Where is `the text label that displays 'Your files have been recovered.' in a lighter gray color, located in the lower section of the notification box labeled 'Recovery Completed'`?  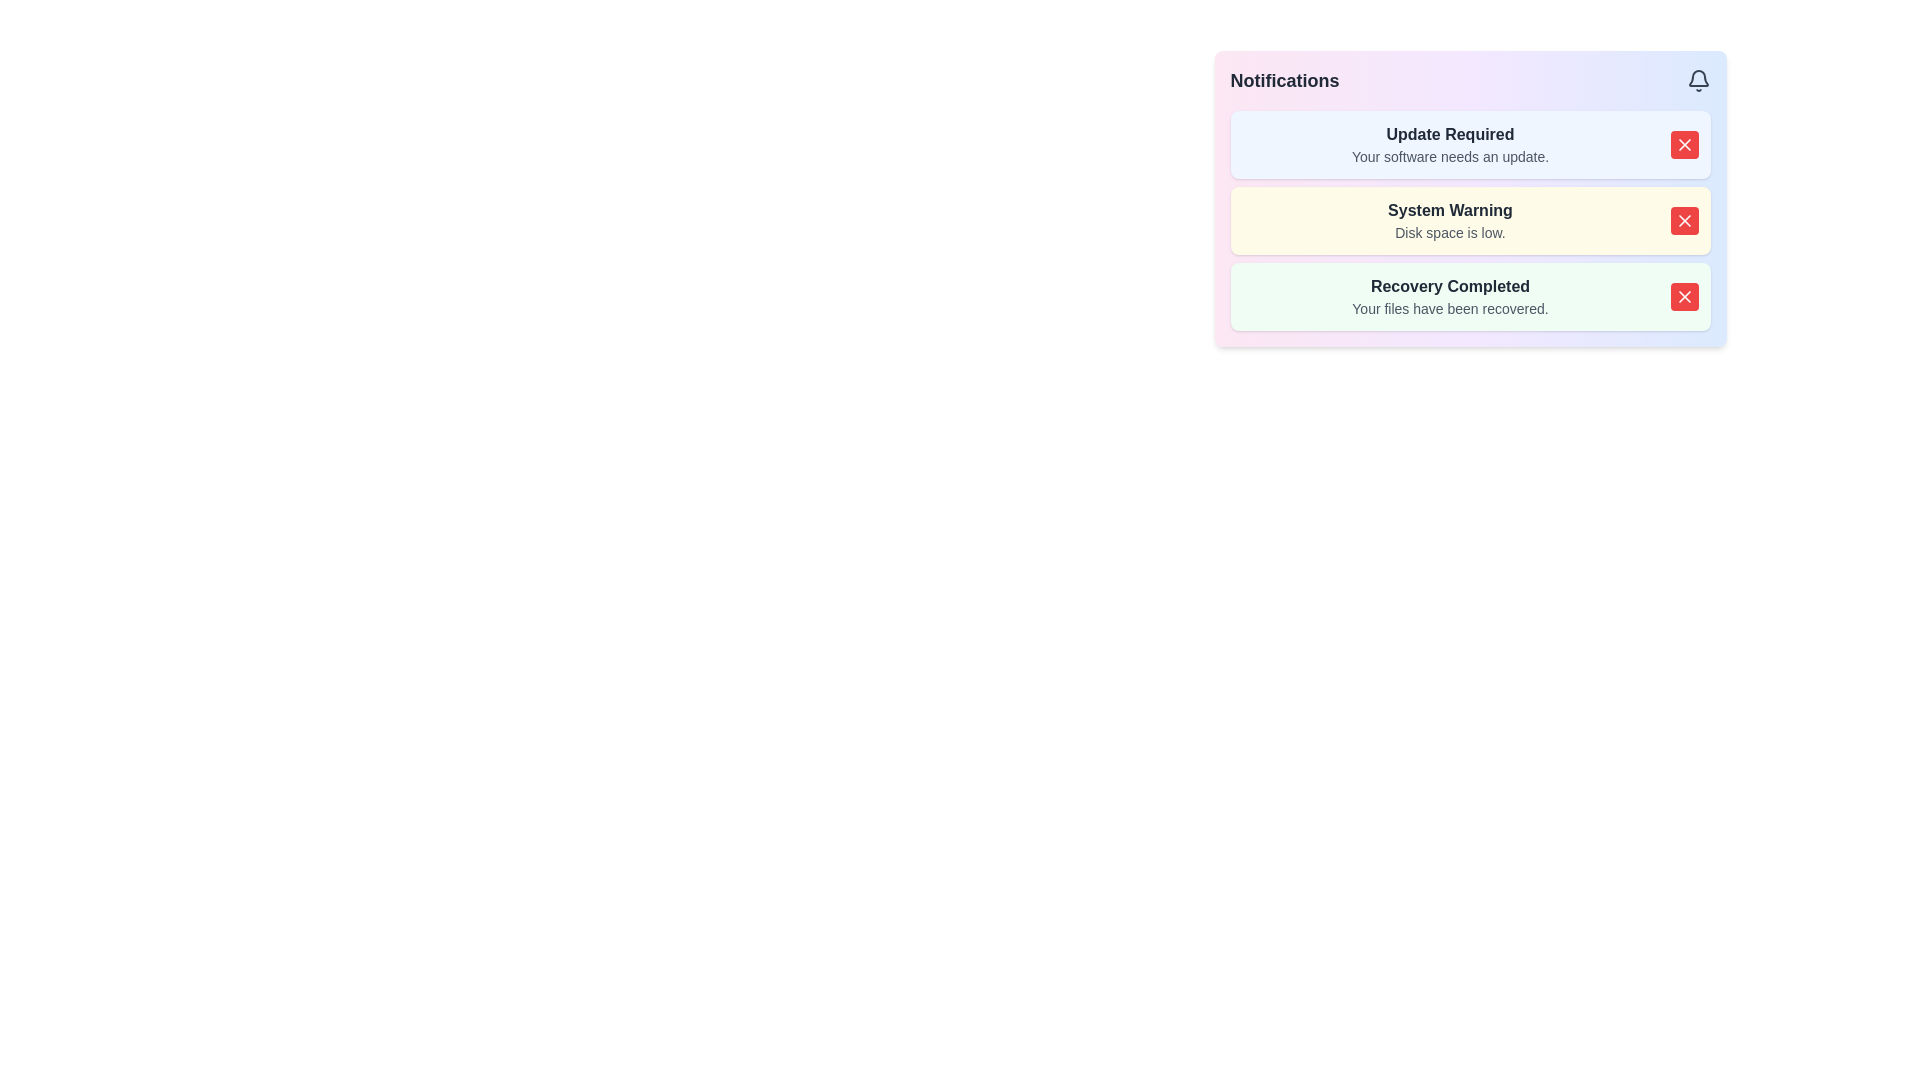
the text label that displays 'Your files have been recovered.' in a lighter gray color, located in the lower section of the notification box labeled 'Recovery Completed' is located at coordinates (1450, 308).